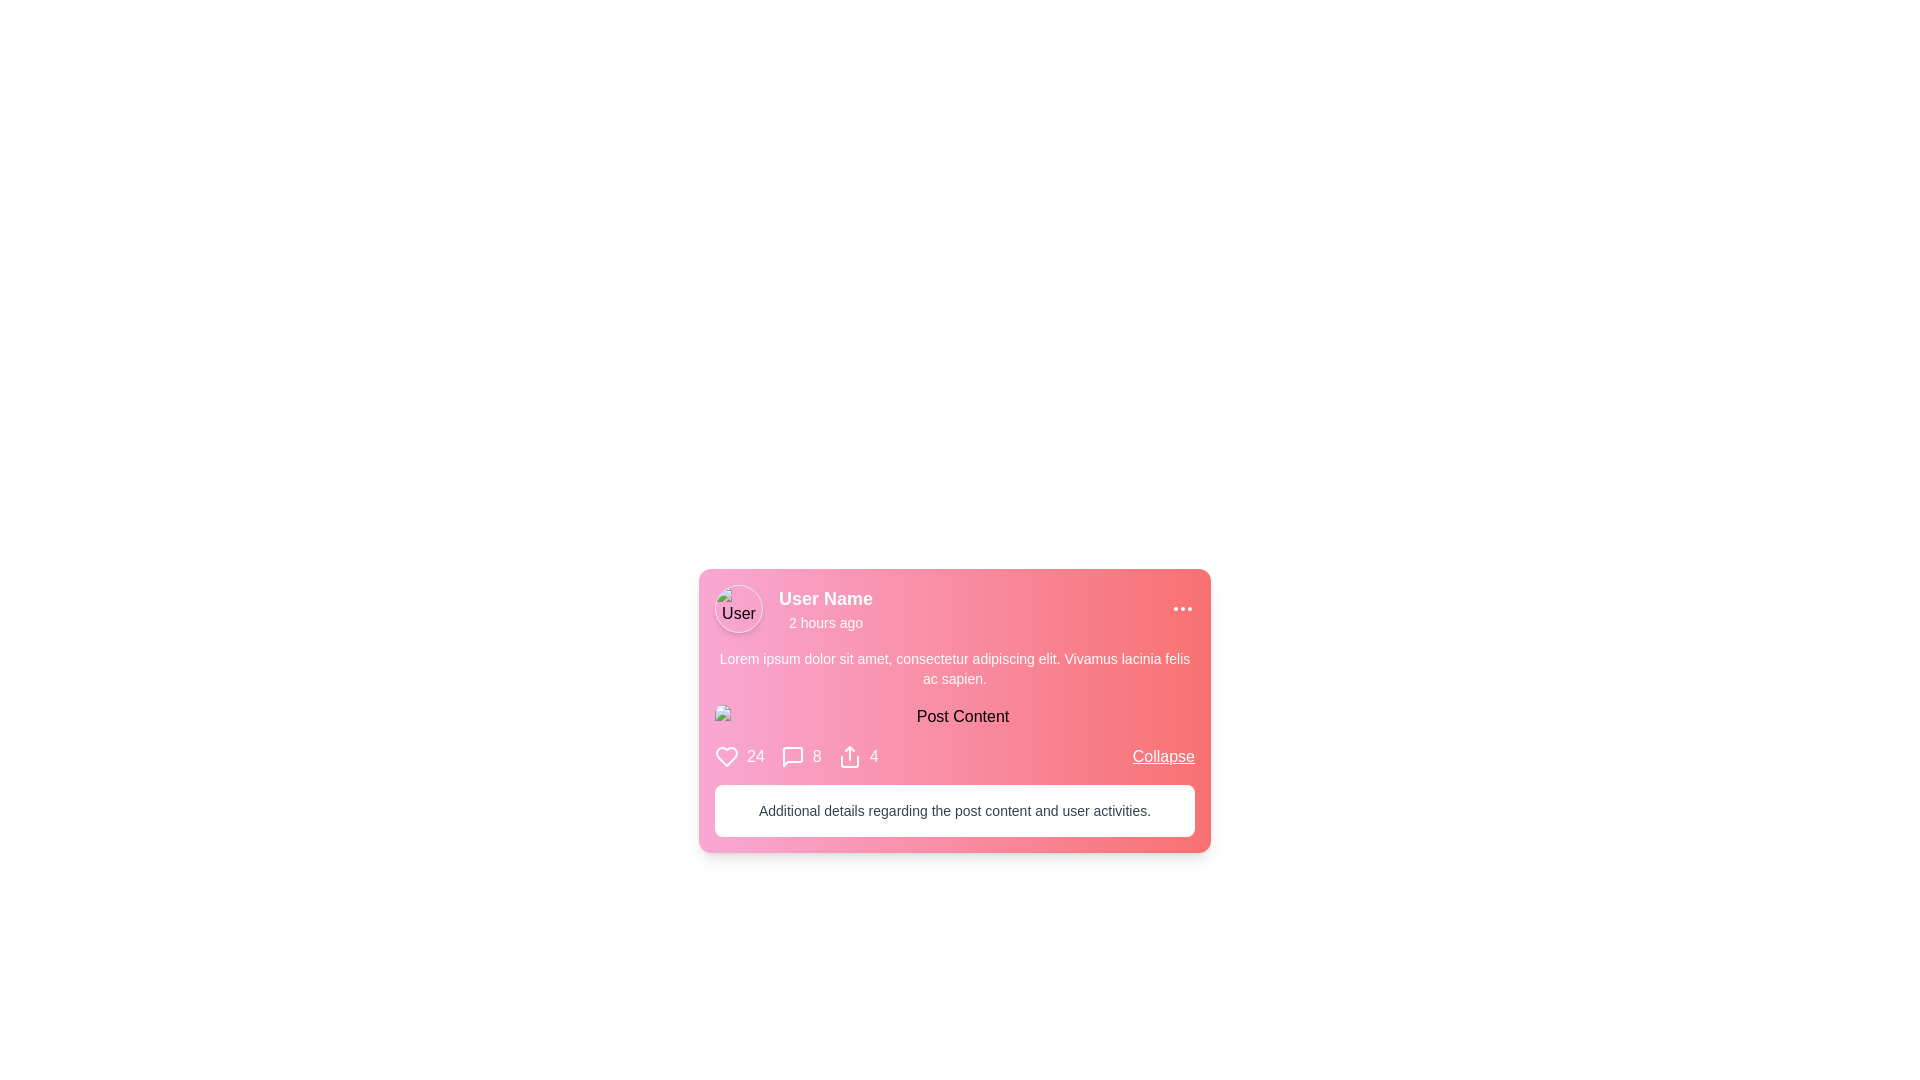 The image size is (1920, 1080). What do you see at coordinates (725, 756) in the screenshot?
I see `the heart icon button located at the lower part of the user activity card to possibly see a tooltip` at bounding box center [725, 756].